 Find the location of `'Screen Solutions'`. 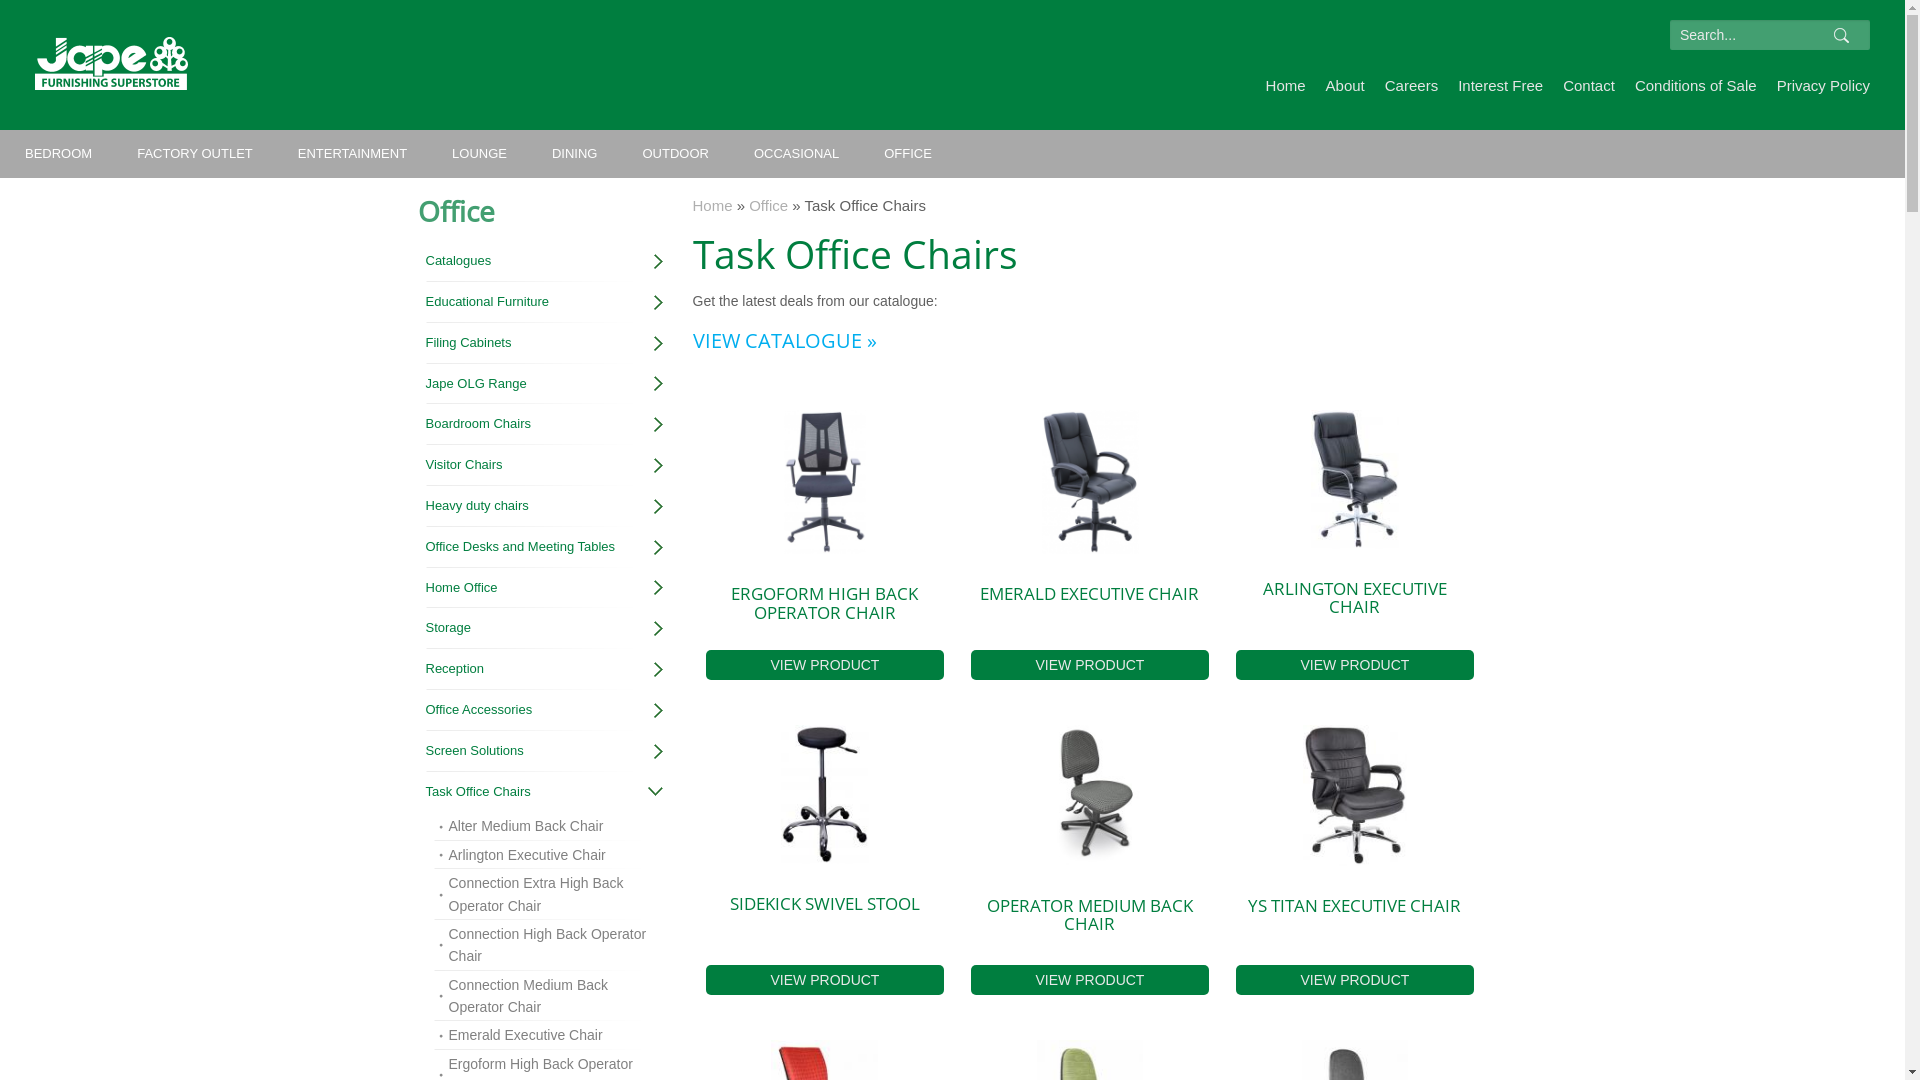

'Screen Solutions' is located at coordinates (544, 751).